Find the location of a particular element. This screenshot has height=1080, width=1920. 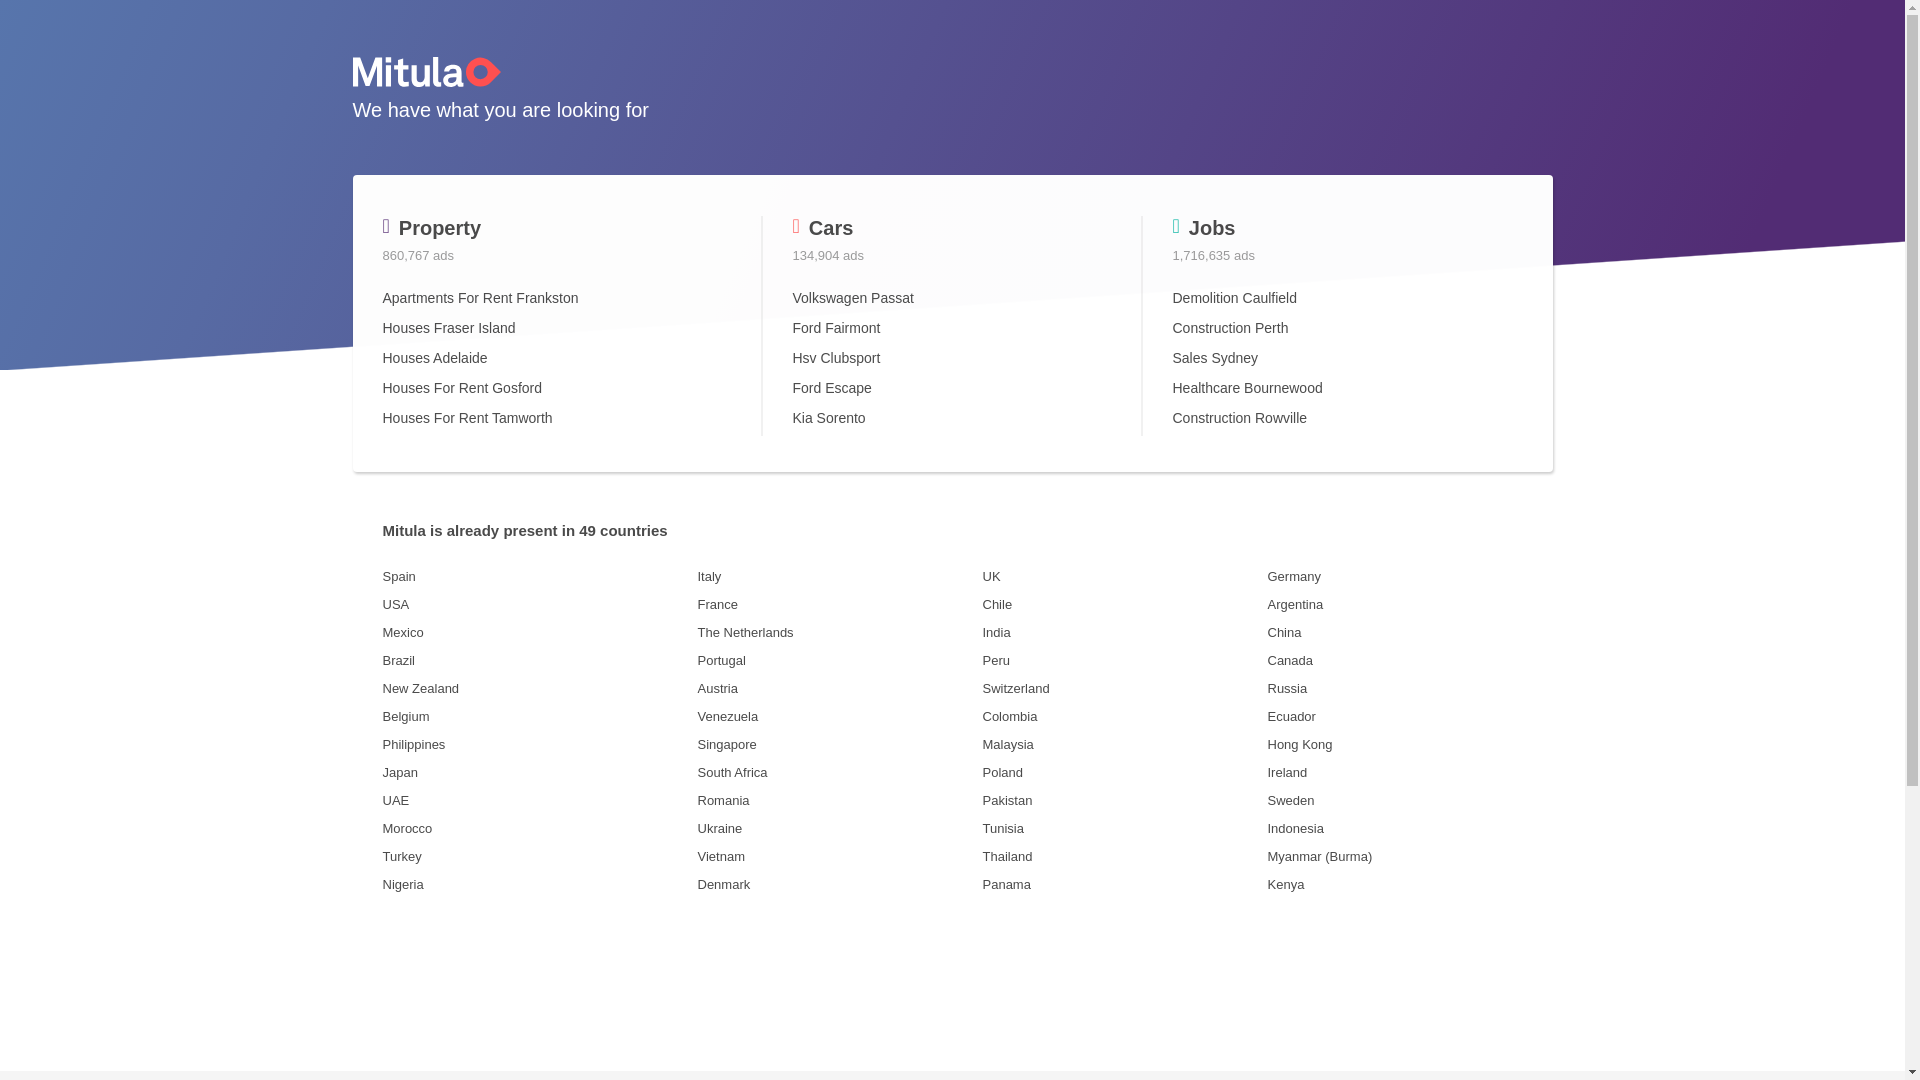

'South Africa' is located at coordinates (825, 771).